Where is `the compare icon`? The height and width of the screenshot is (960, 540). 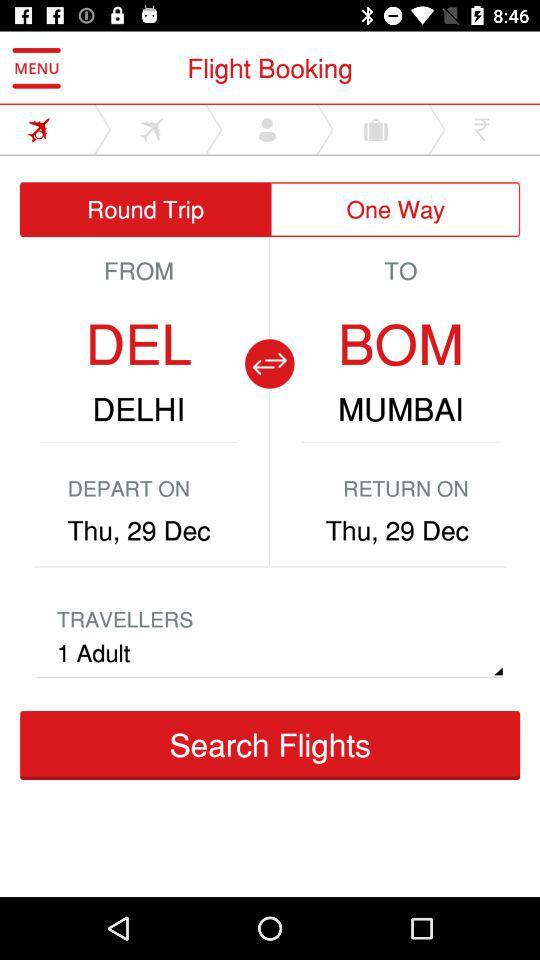
the compare icon is located at coordinates (269, 362).